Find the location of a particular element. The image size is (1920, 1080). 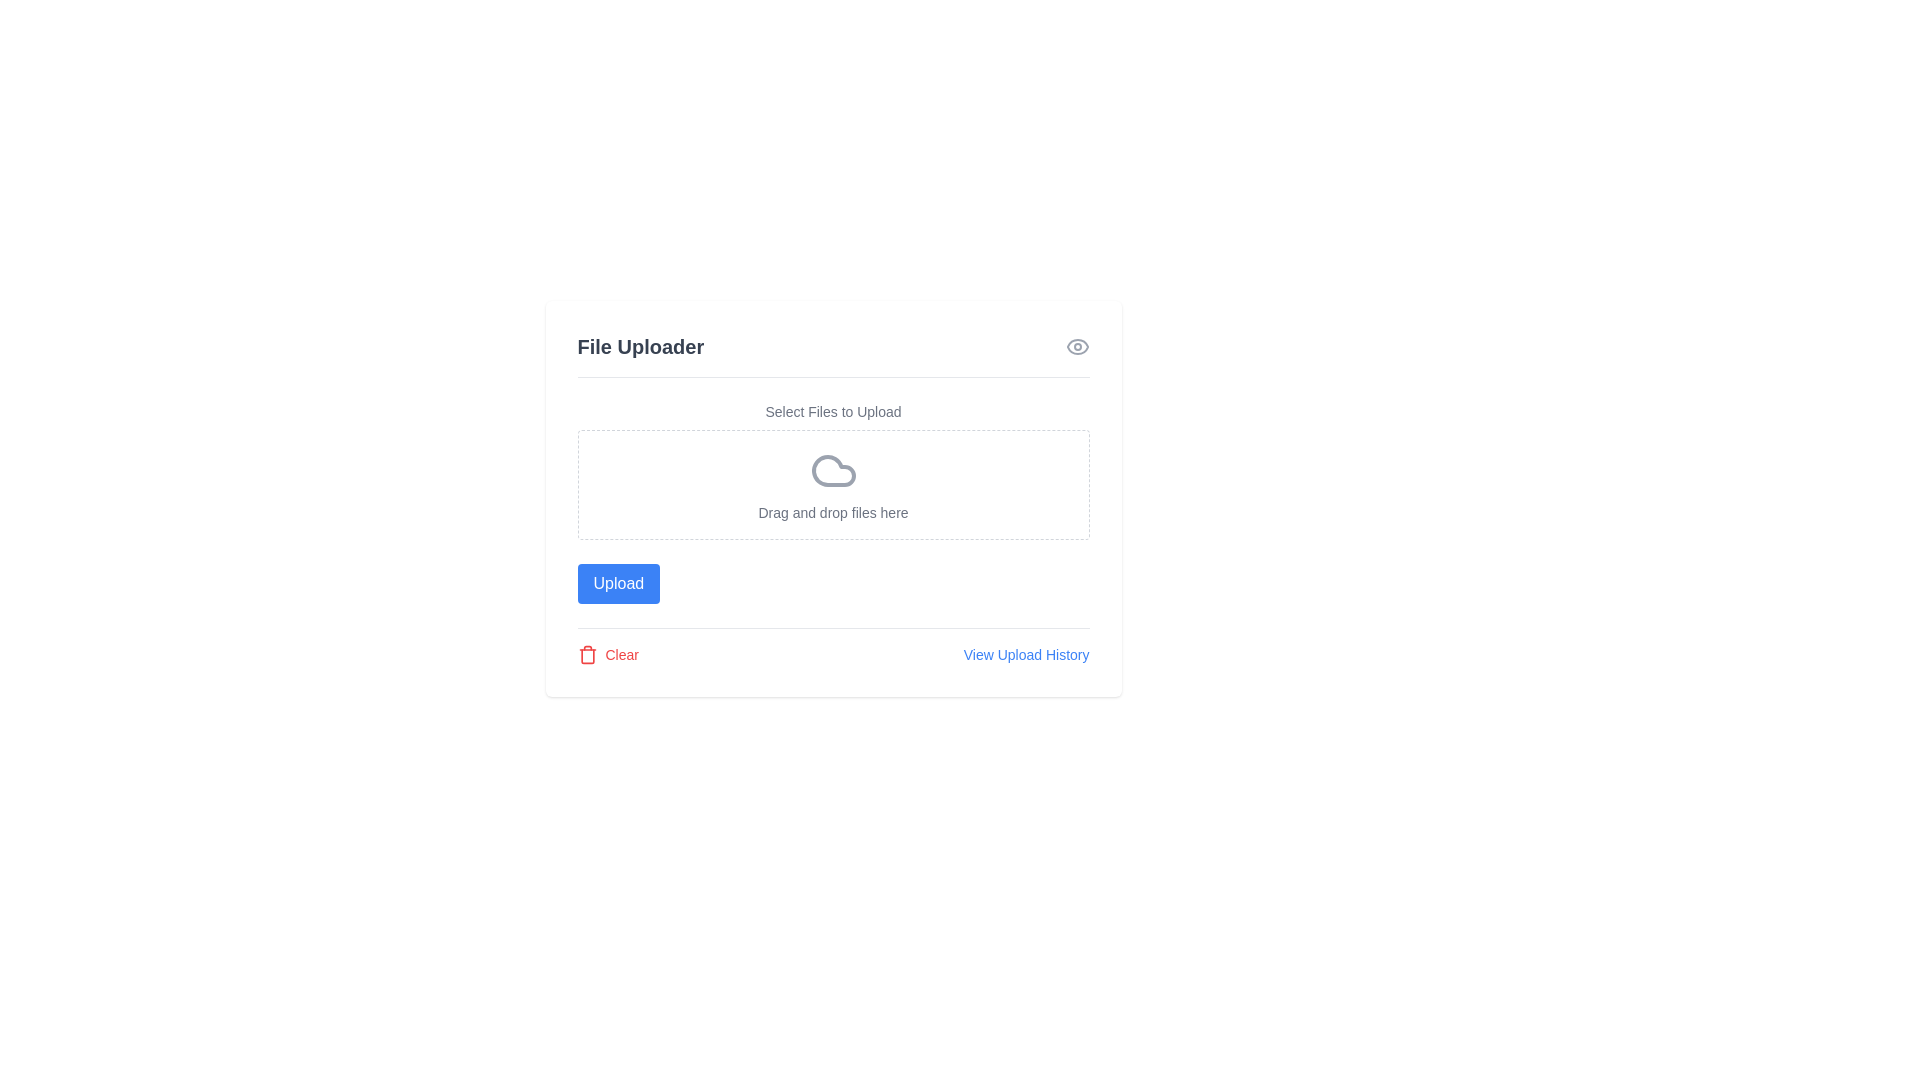

the instructional text that reads 'Select Files to Upload', which is centrally placed above the file uploader box is located at coordinates (833, 411).